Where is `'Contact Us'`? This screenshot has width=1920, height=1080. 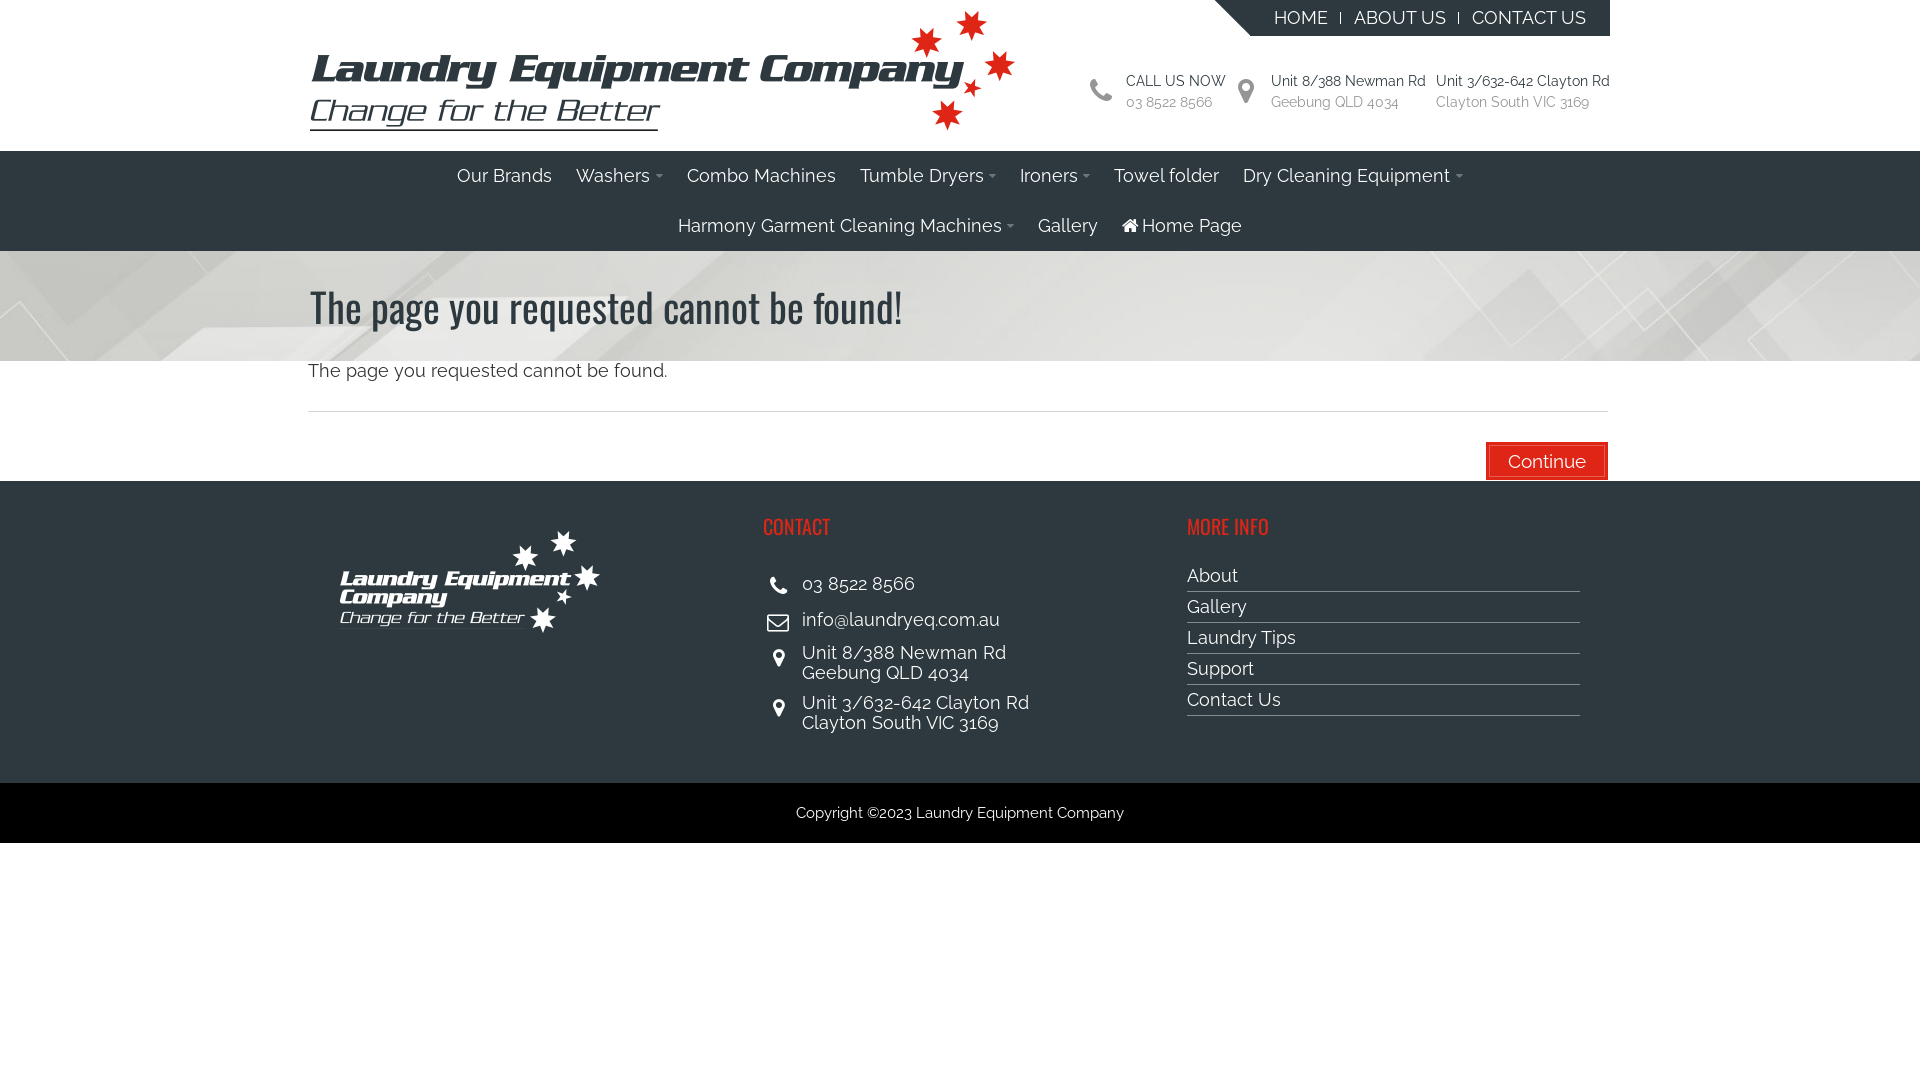
'Contact Us' is located at coordinates (1186, 699).